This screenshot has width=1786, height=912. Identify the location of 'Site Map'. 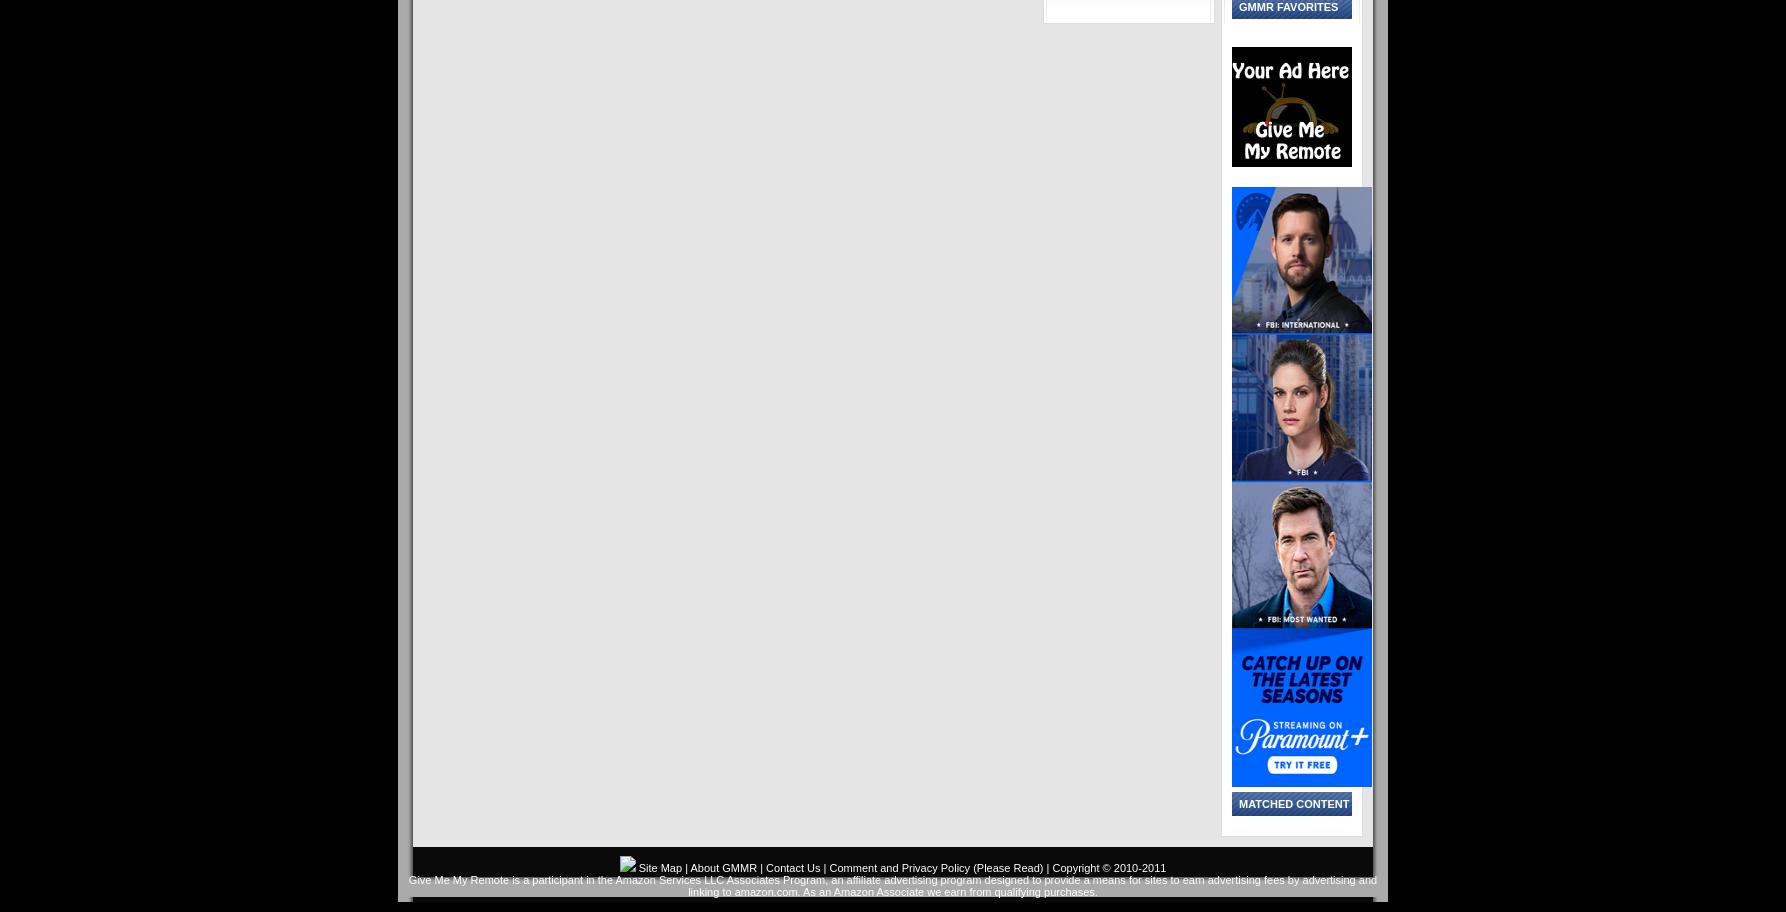
(637, 868).